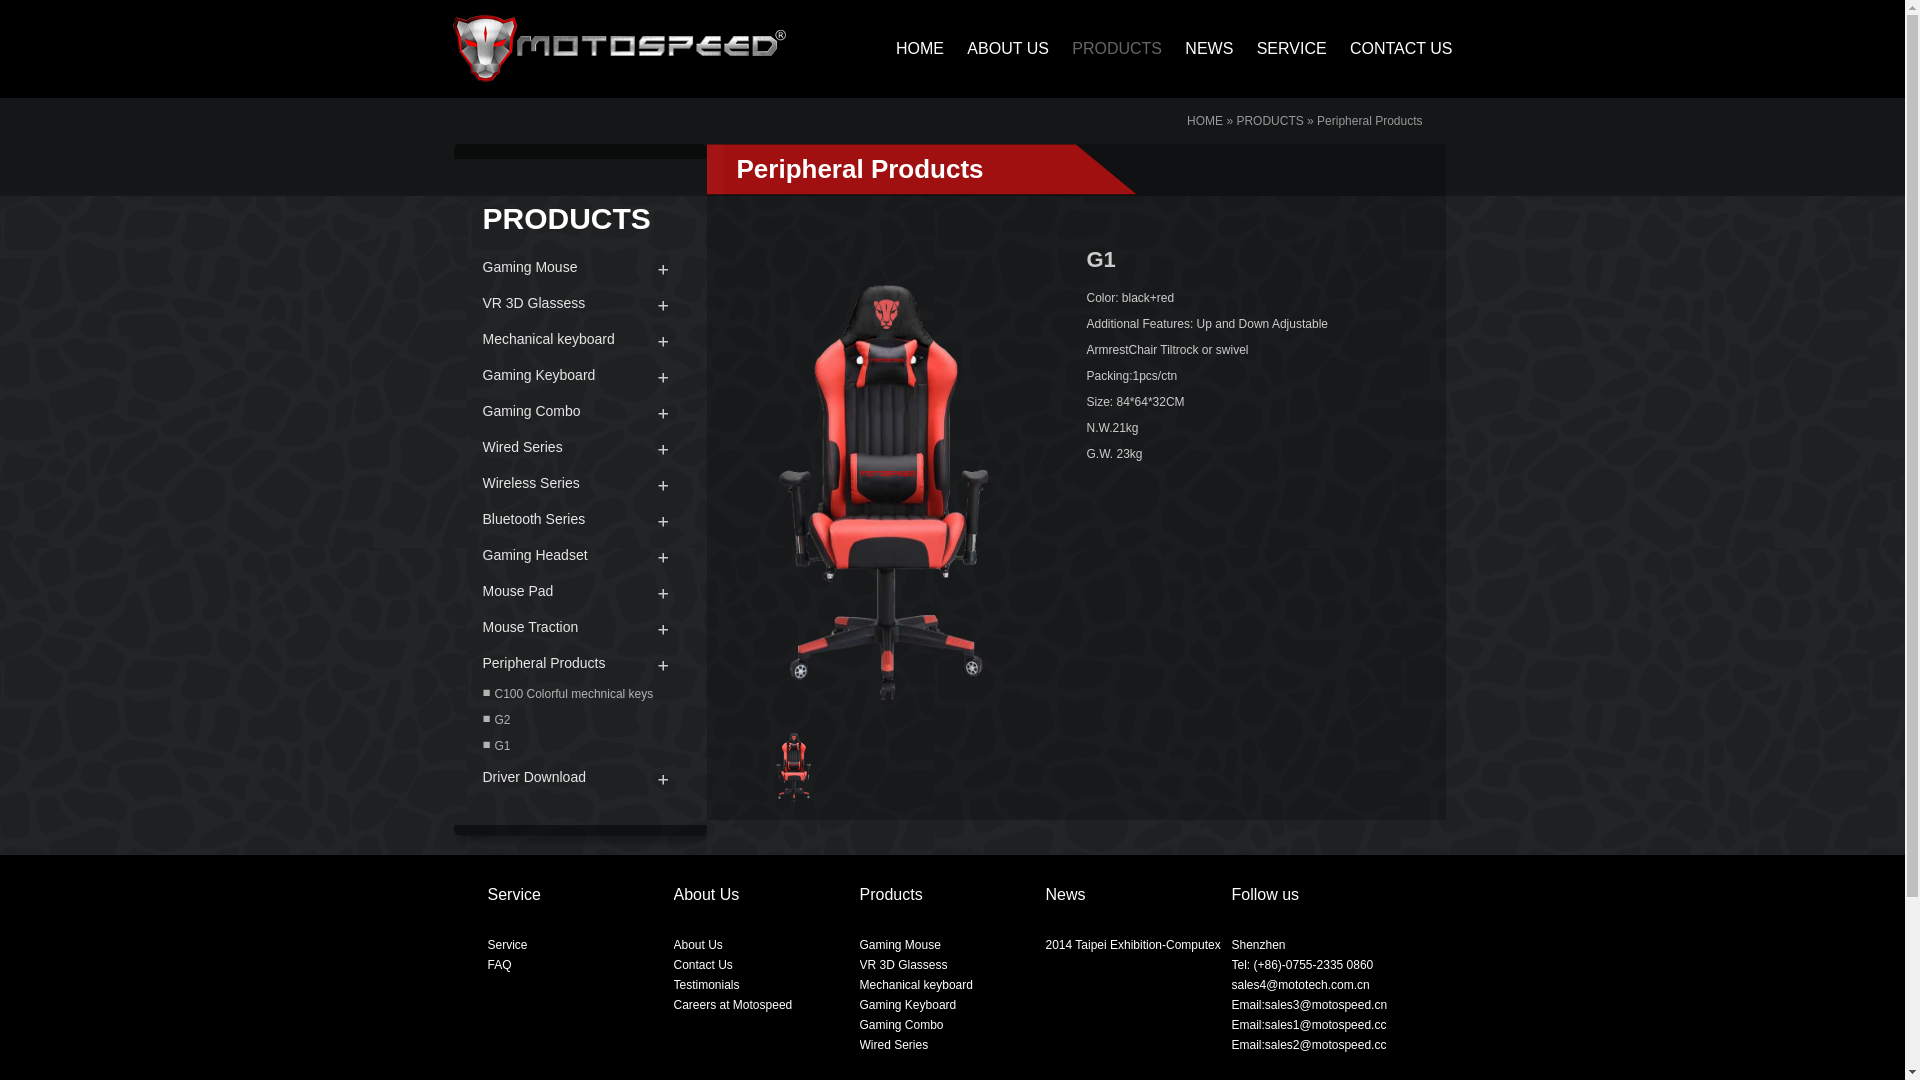  I want to click on 'Wireless Series', so click(578, 482).